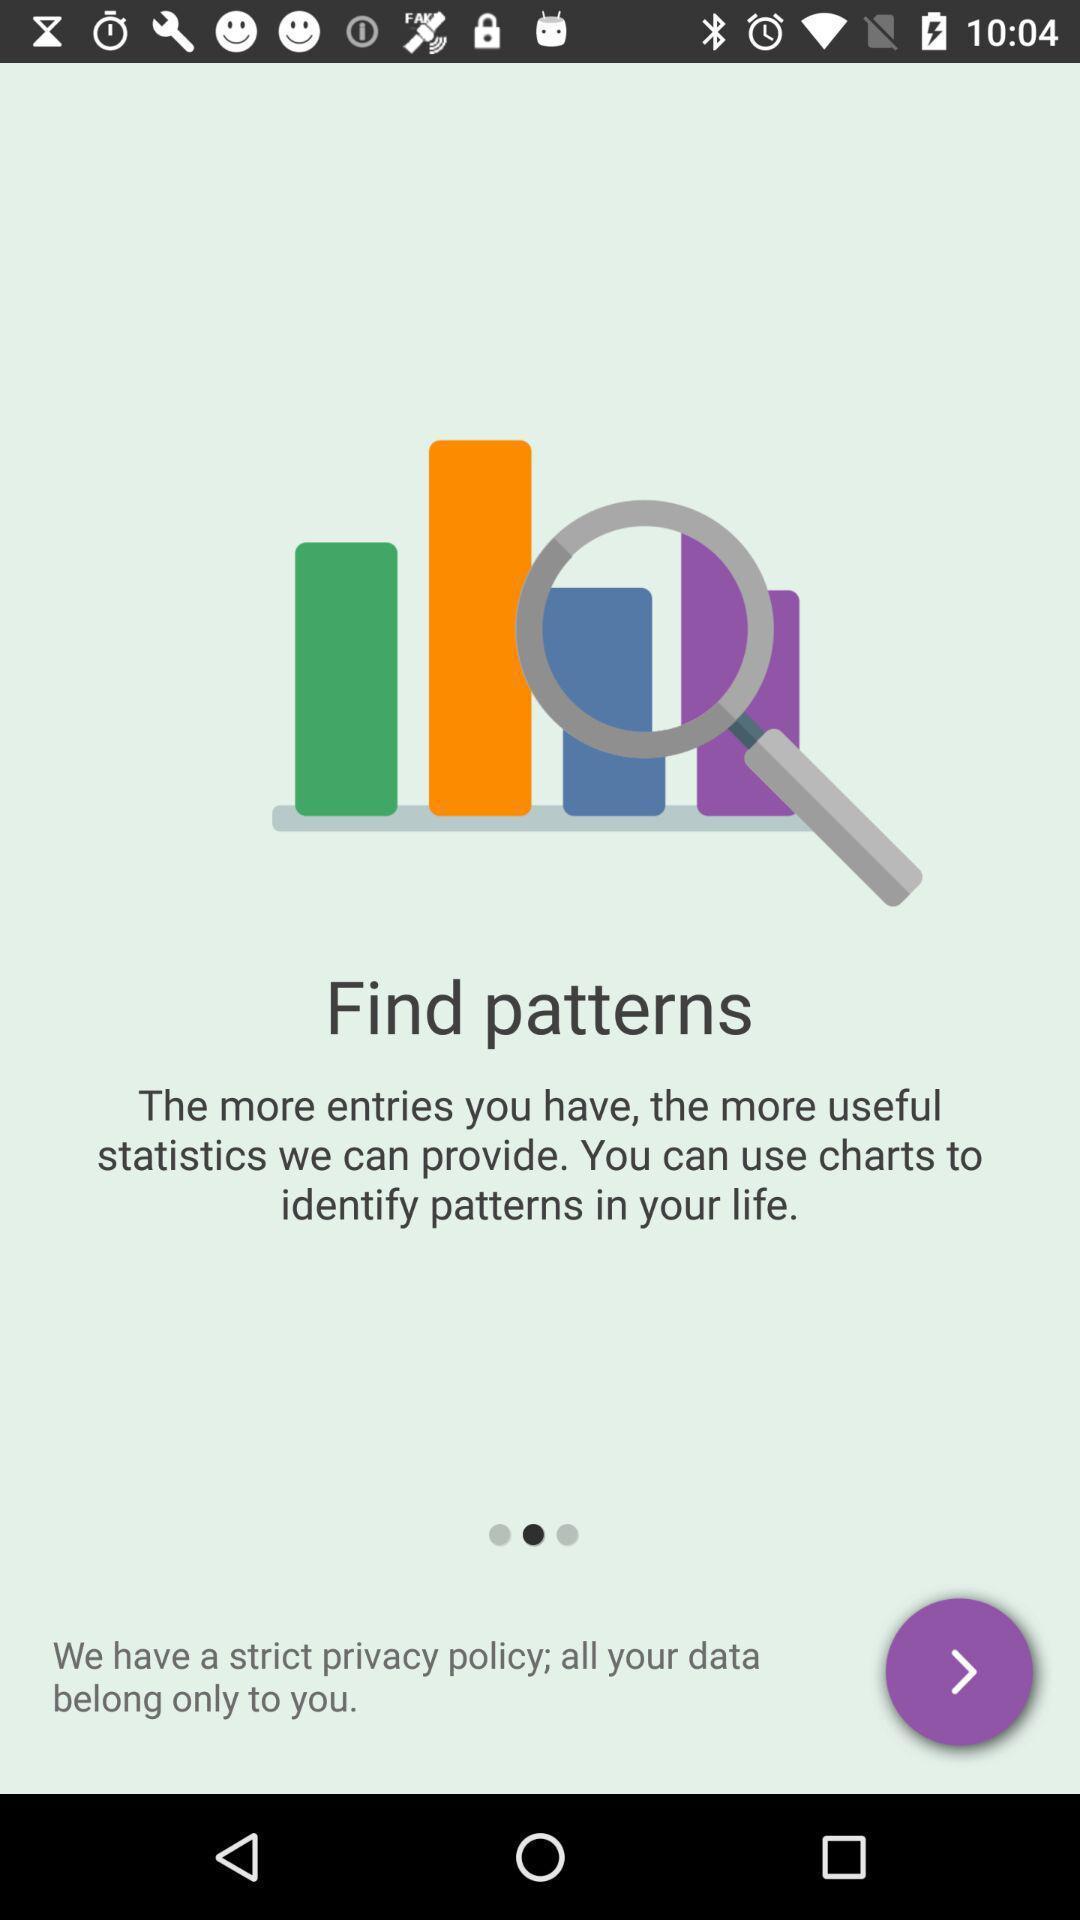  What do you see at coordinates (960, 1675) in the screenshot?
I see `the arrow_forward icon` at bounding box center [960, 1675].